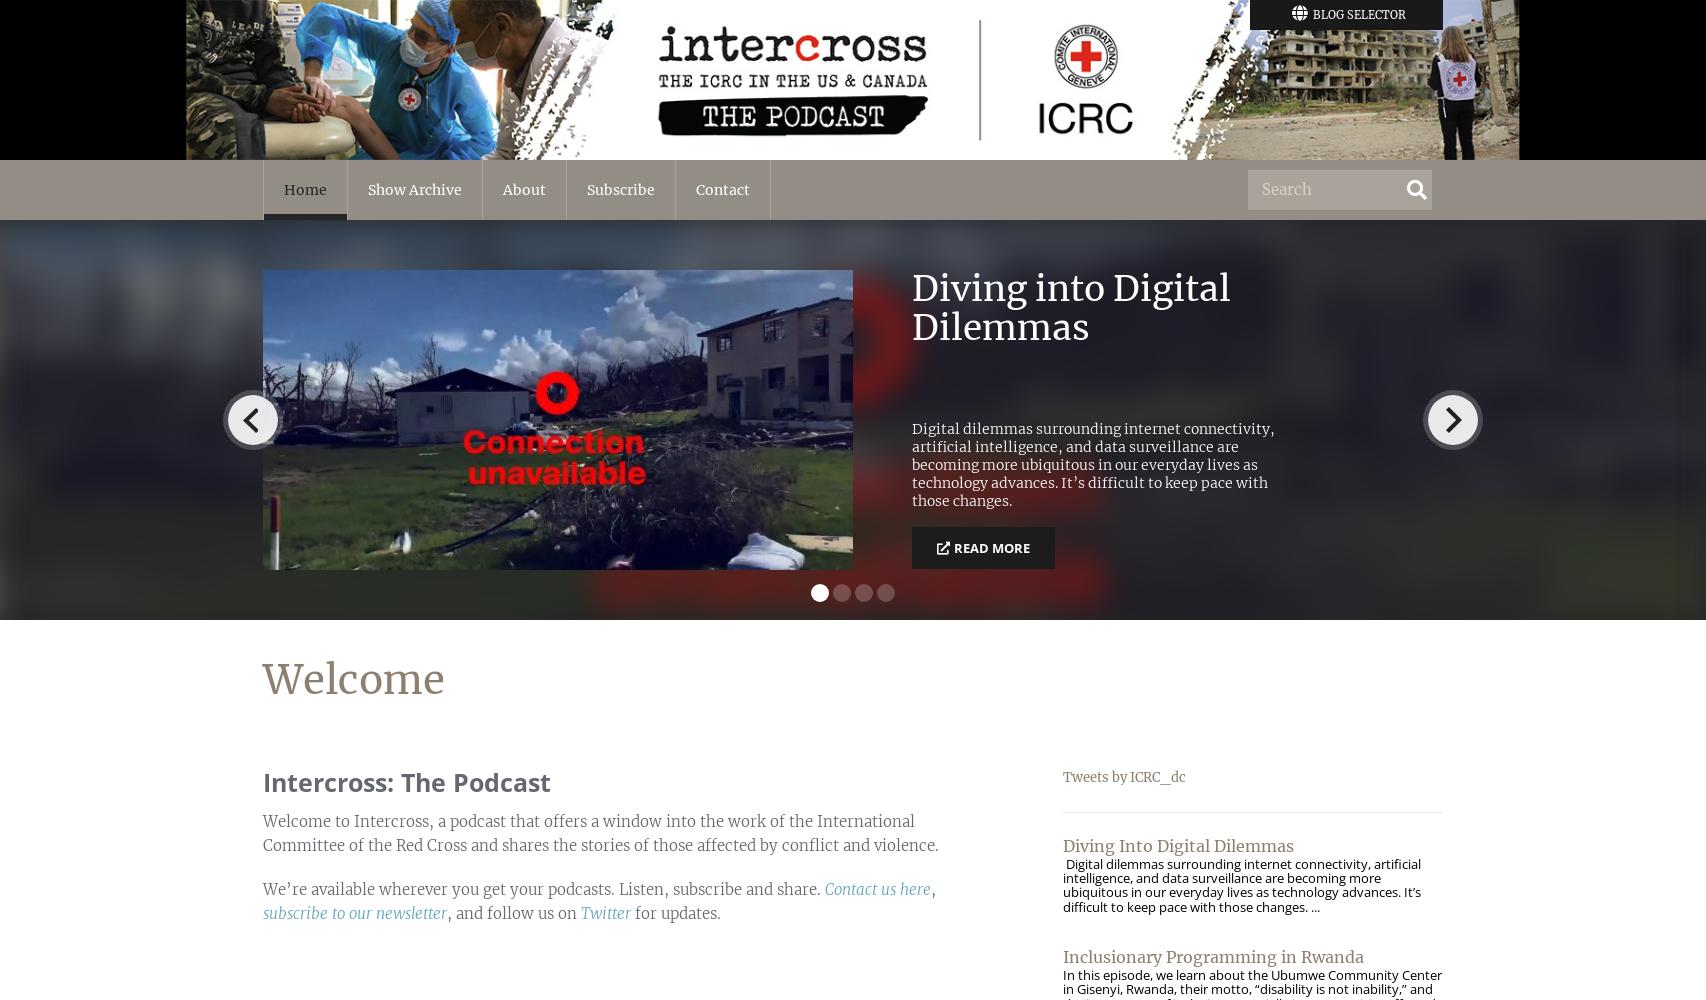 The image size is (1706, 1000). I want to click on 'Welcome', so click(353, 680).